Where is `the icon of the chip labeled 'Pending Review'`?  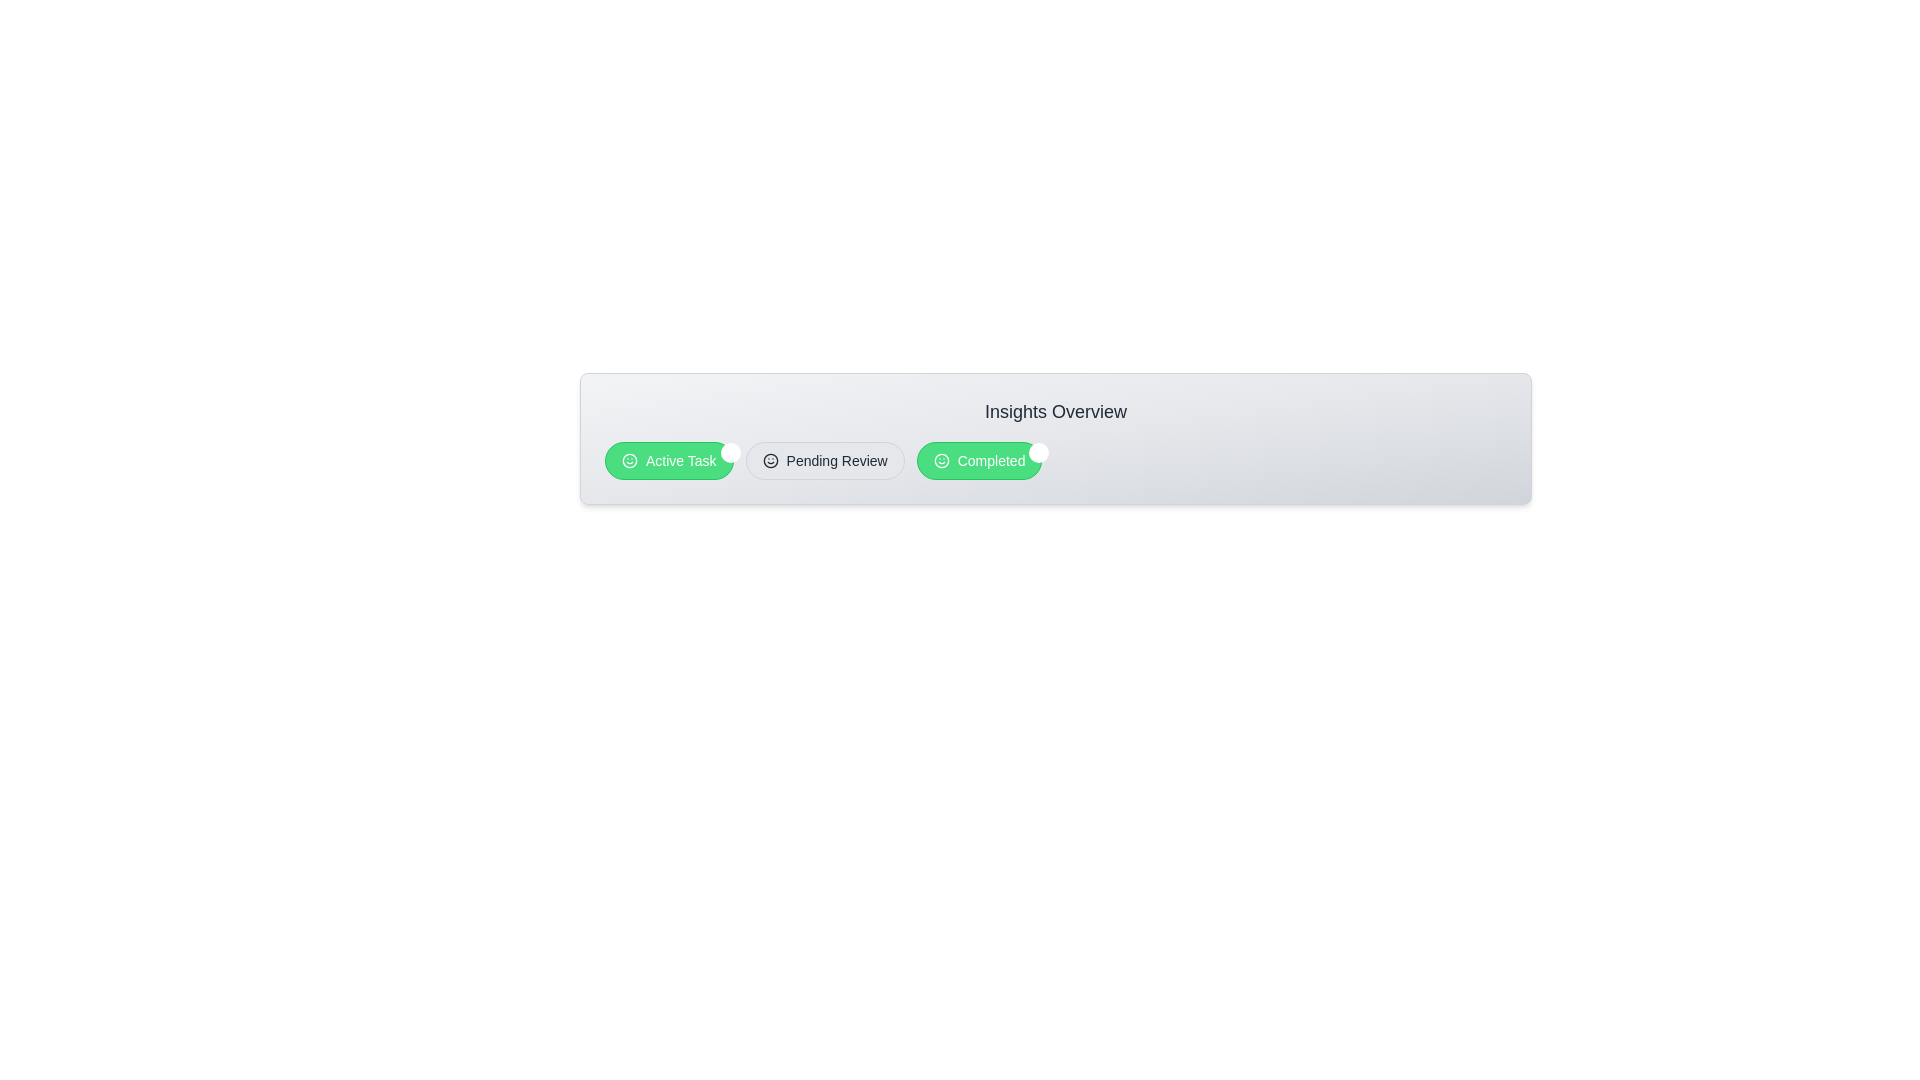
the icon of the chip labeled 'Pending Review' is located at coordinates (768, 461).